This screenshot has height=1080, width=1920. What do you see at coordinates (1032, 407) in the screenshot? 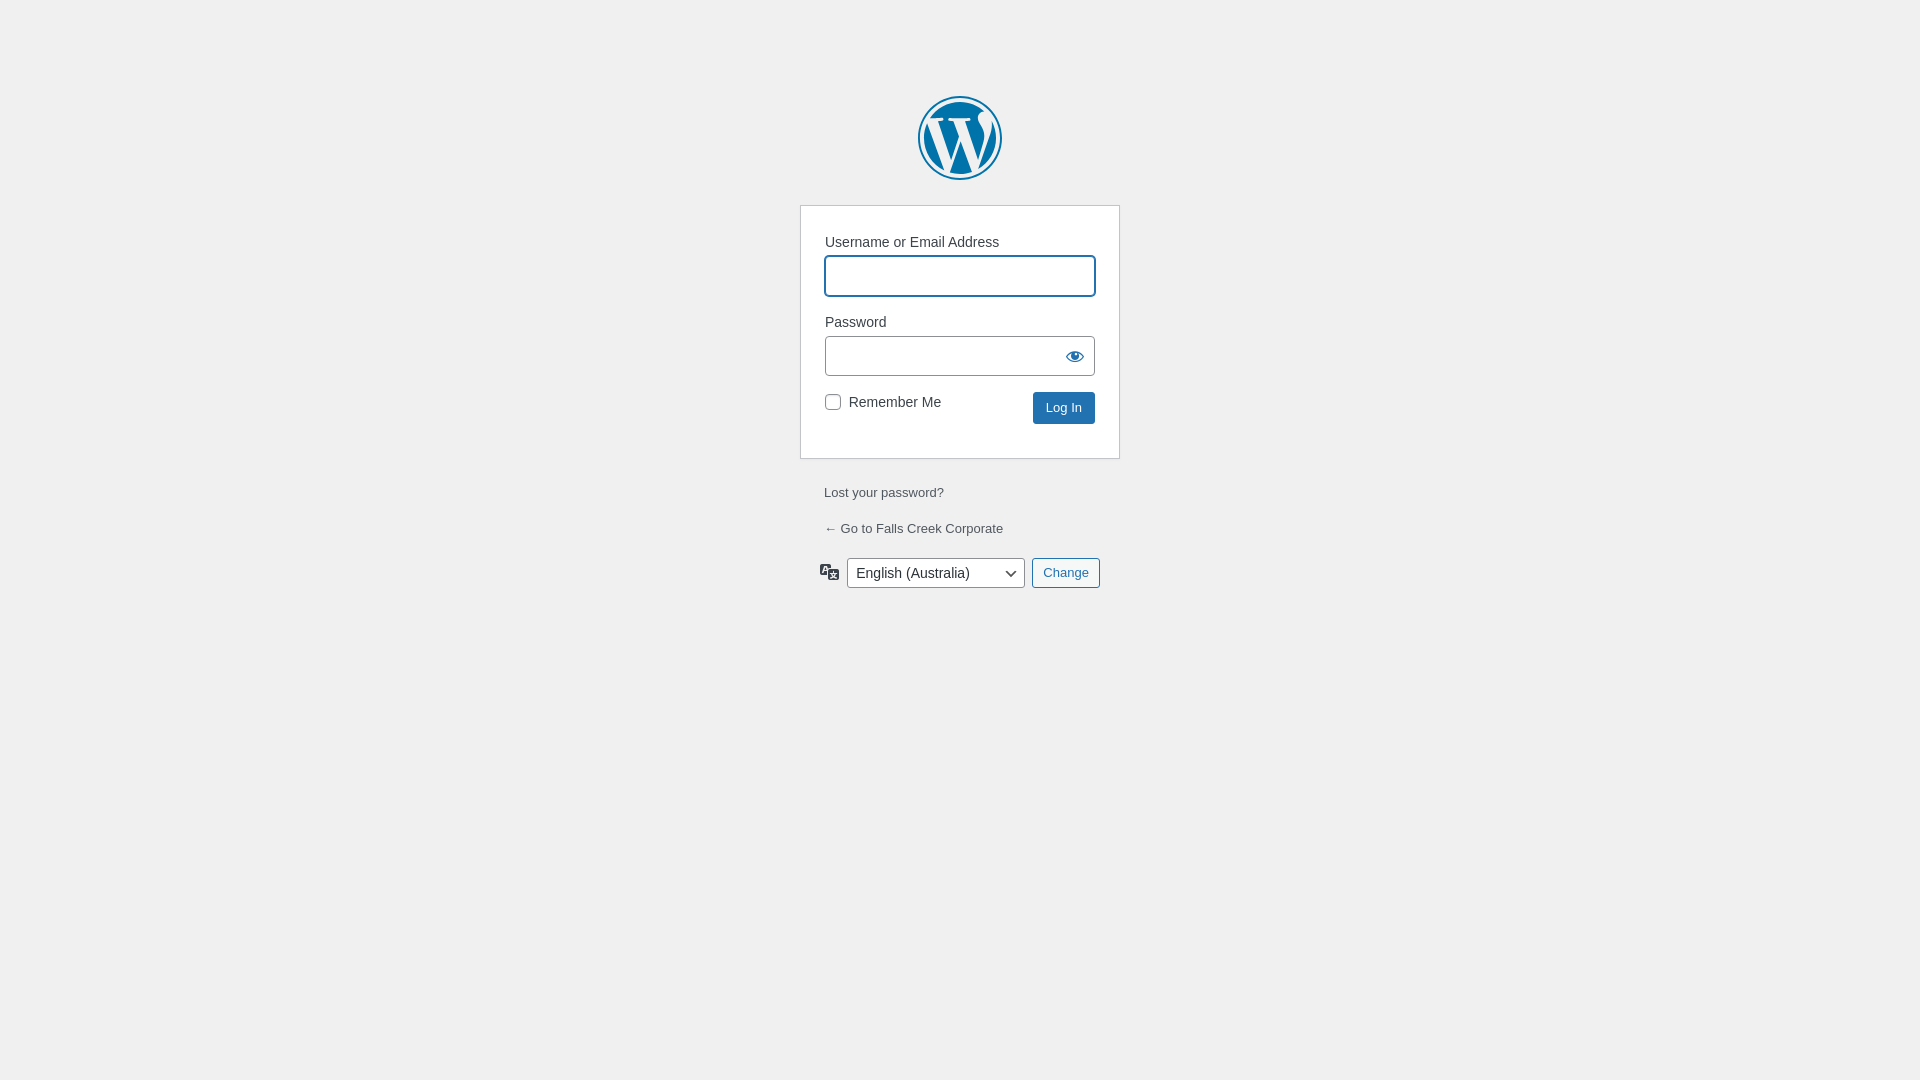
I see `'Log In'` at bounding box center [1032, 407].